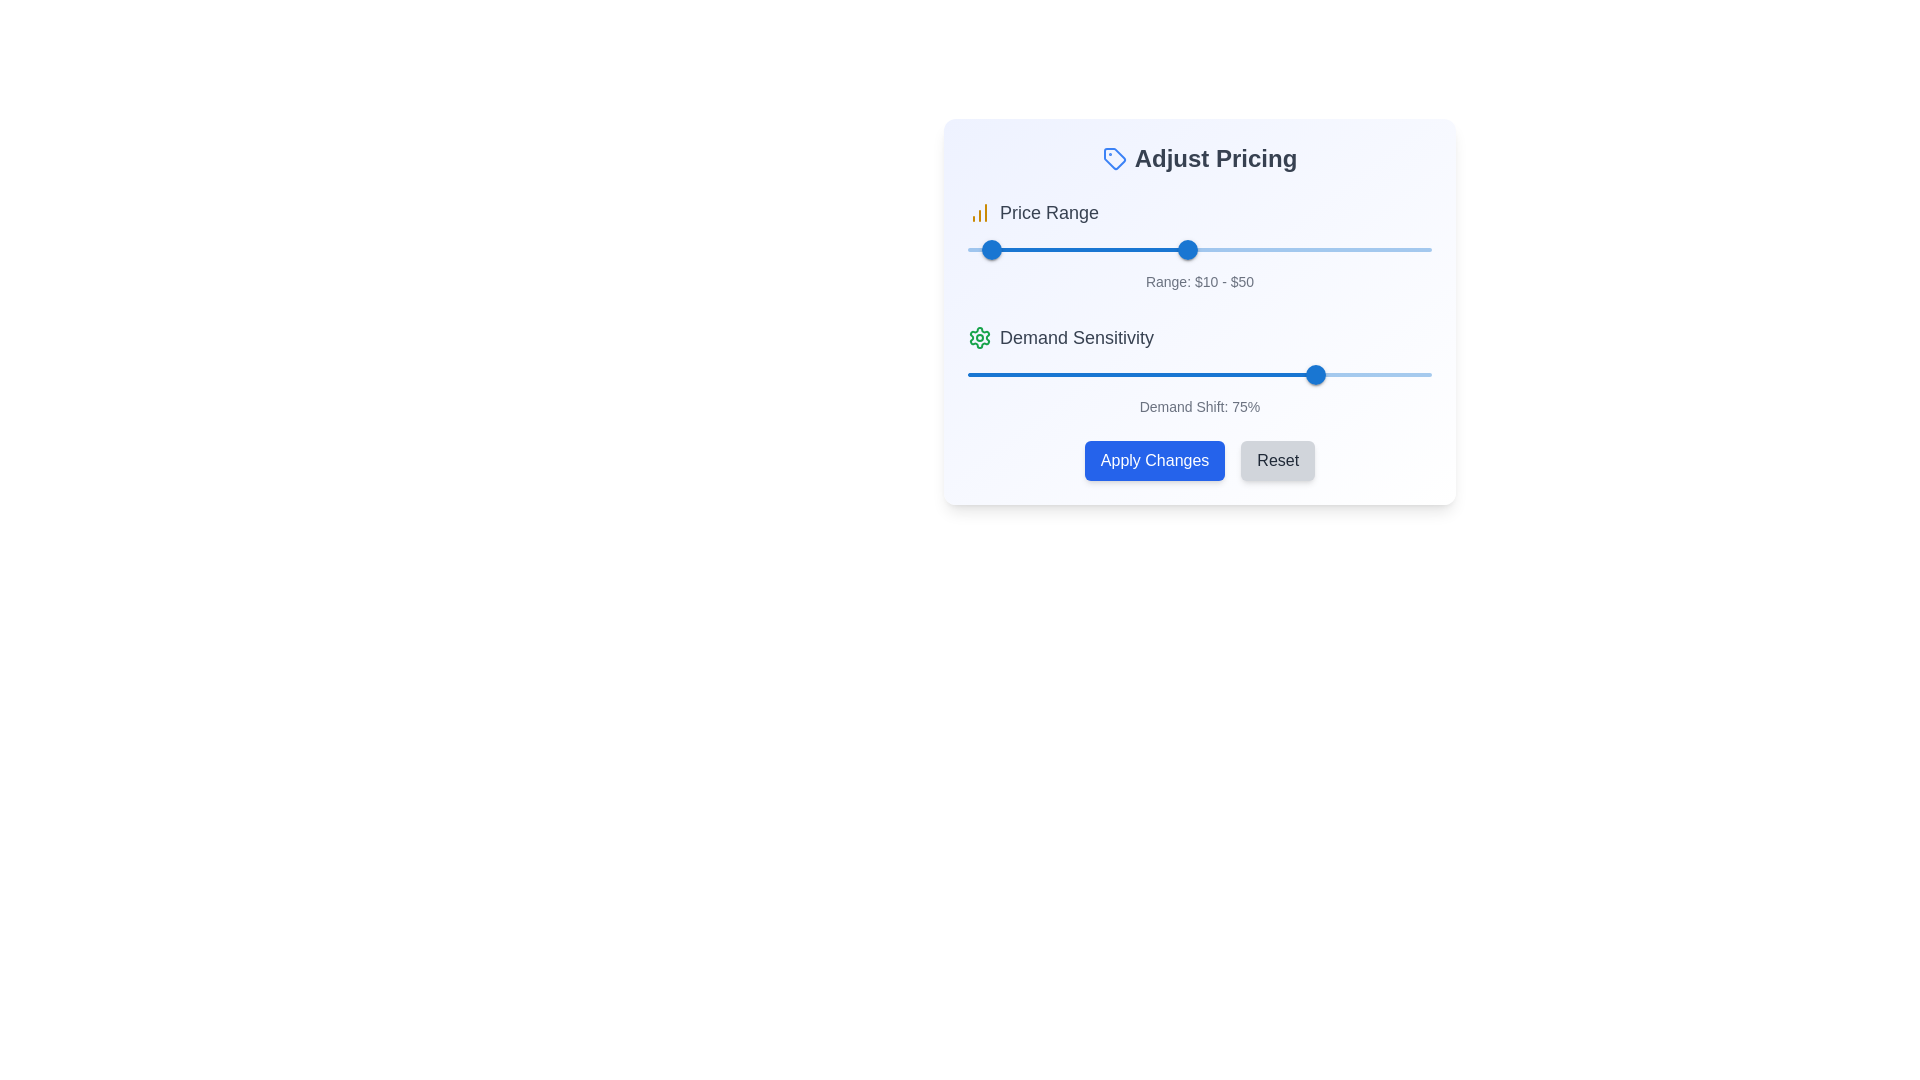 The width and height of the screenshot is (1920, 1080). What do you see at coordinates (979, 337) in the screenshot?
I see `the settings icon located to the left of the 'Demand Sensitivity' text in the 'Adjust Pricing' panel` at bounding box center [979, 337].